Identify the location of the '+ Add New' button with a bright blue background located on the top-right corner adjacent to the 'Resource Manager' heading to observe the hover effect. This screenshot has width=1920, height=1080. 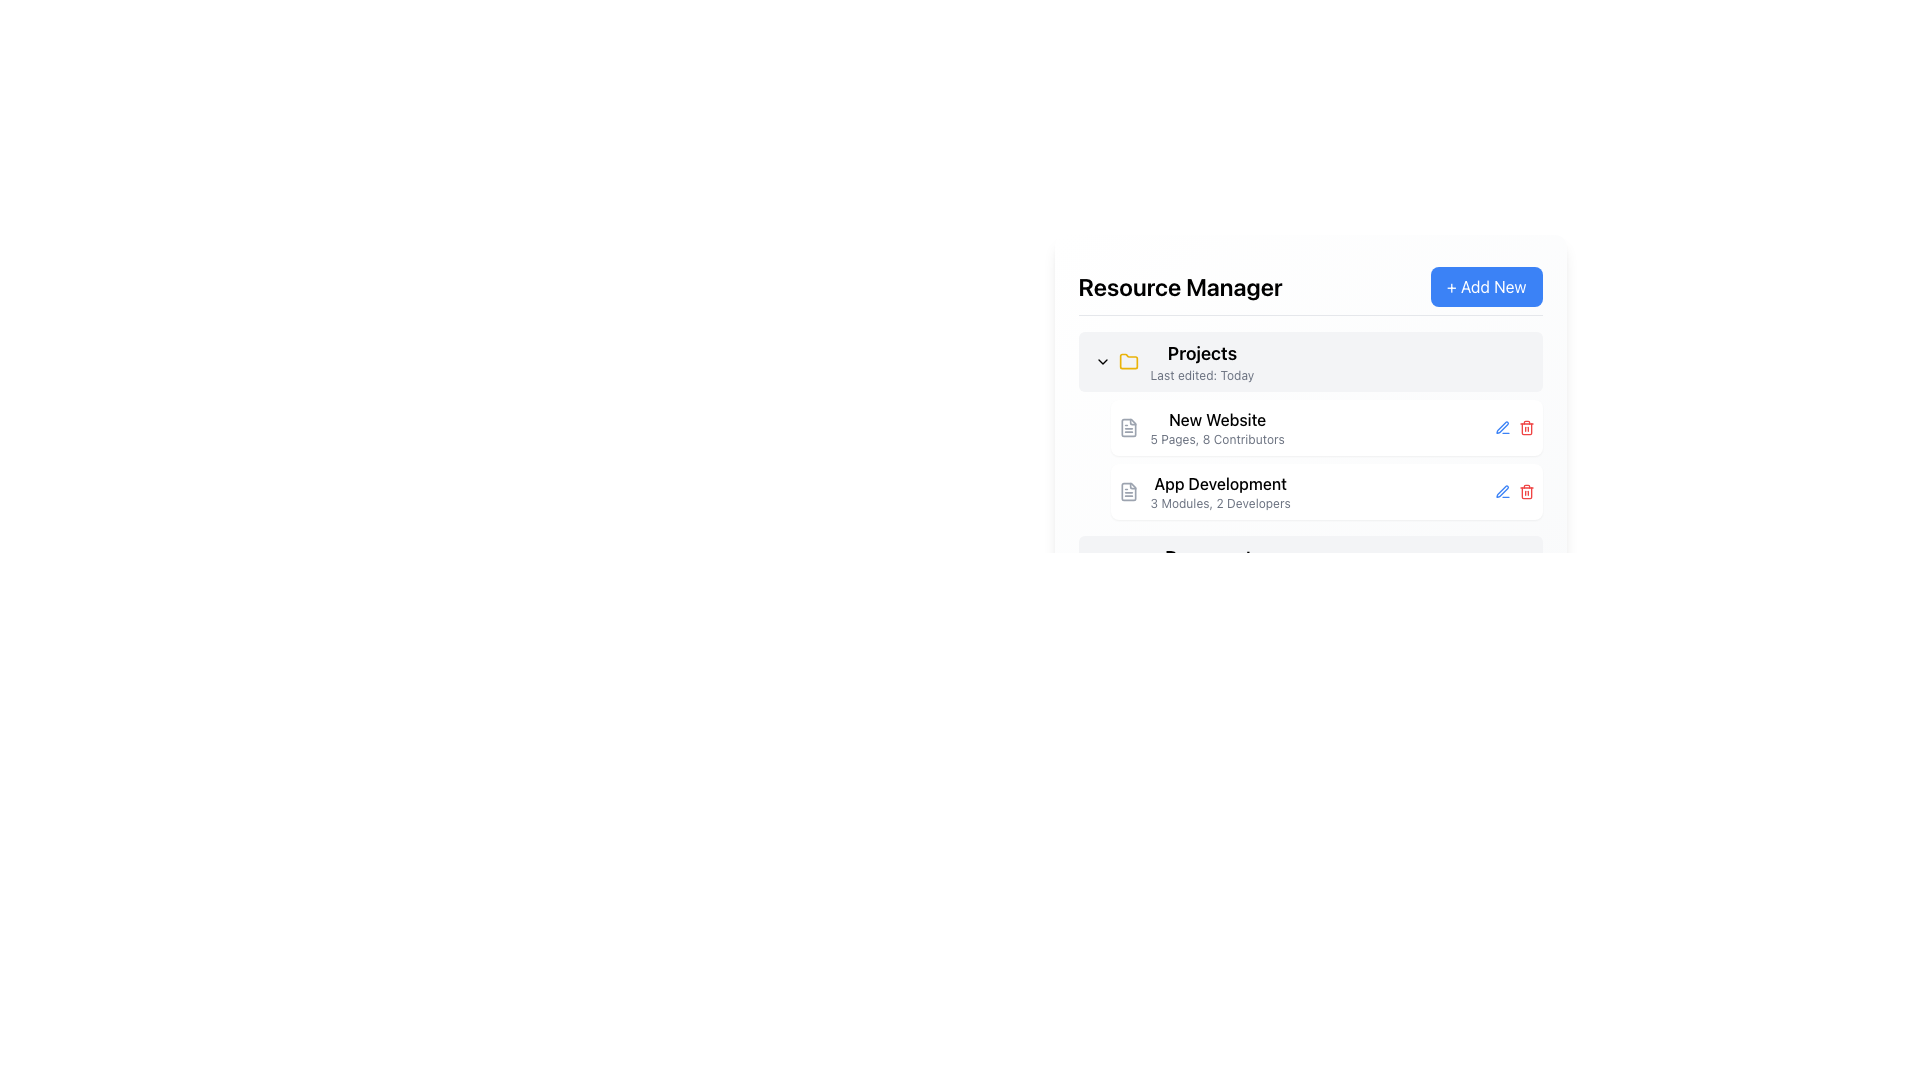
(1486, 286).